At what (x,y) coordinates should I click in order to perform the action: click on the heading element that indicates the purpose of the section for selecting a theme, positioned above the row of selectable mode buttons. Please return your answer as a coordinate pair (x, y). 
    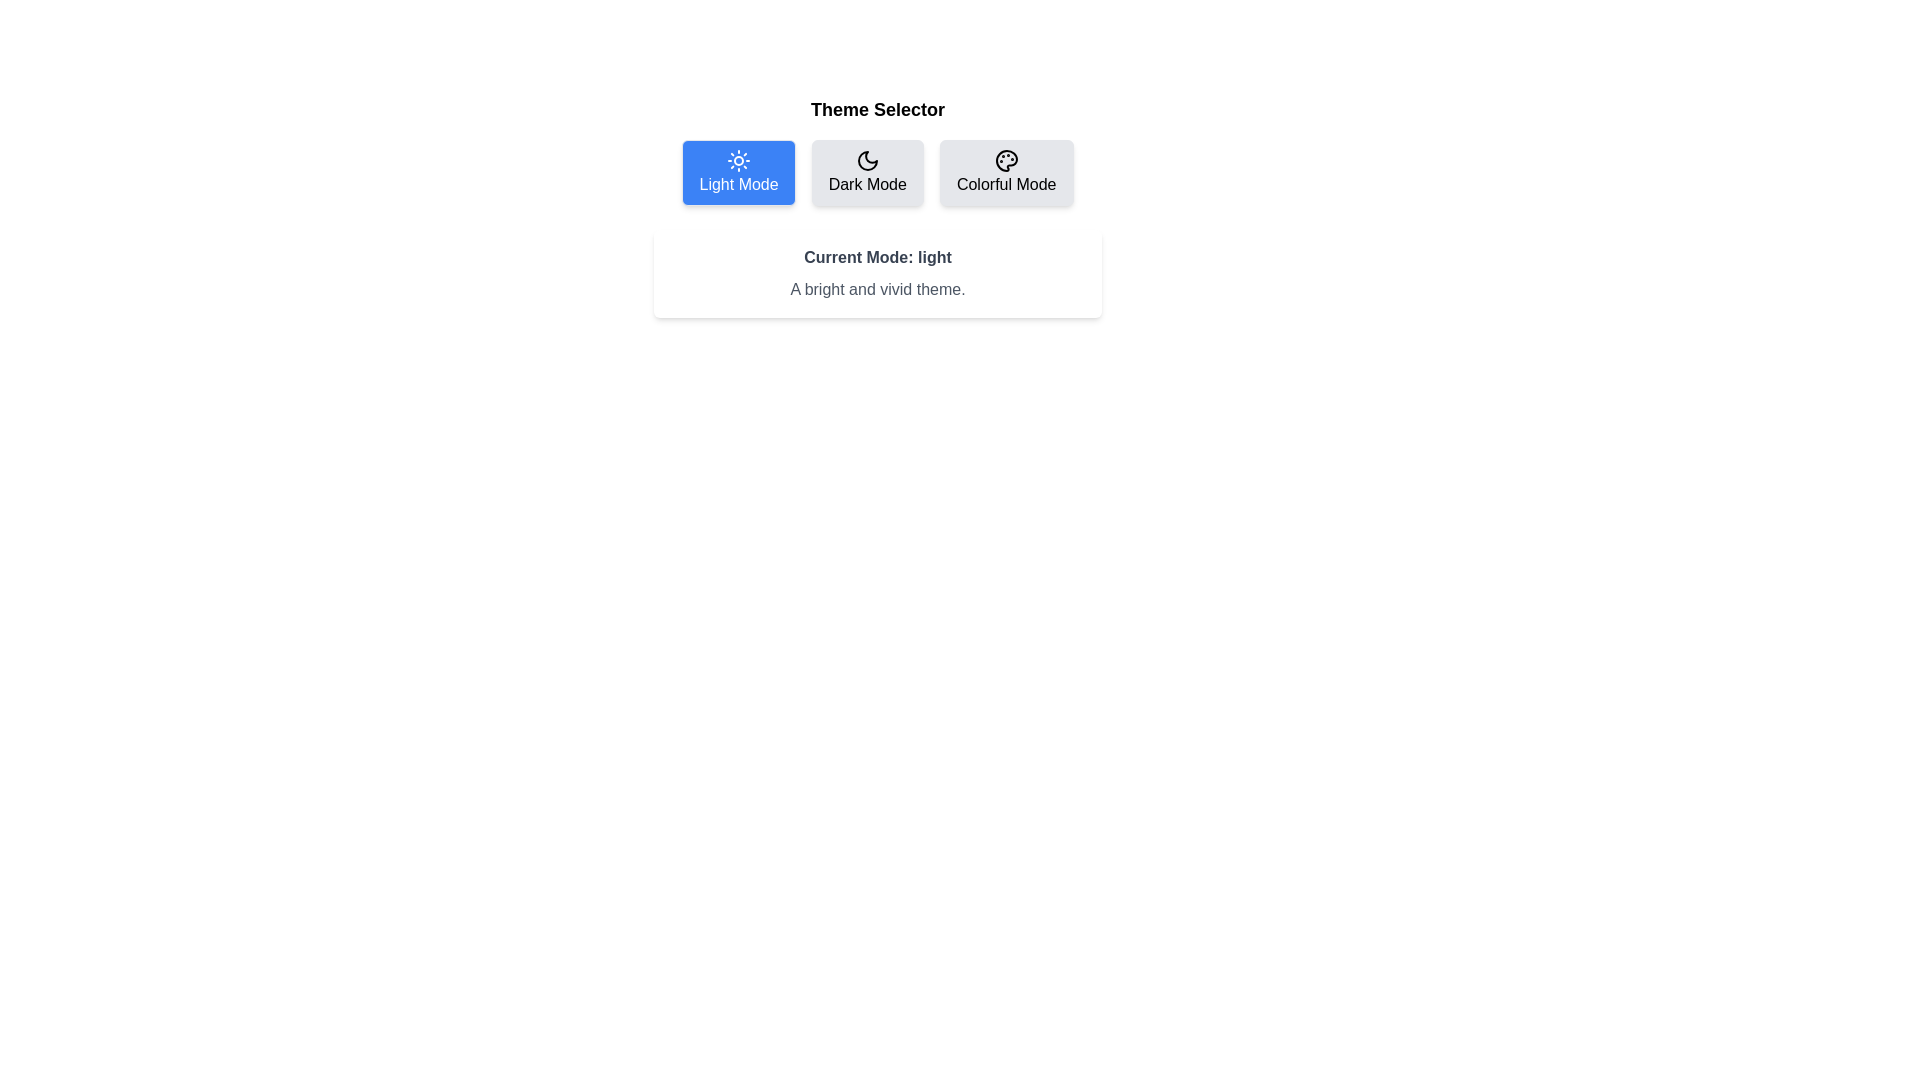
    Looking at the image, I should click on (878, 110).